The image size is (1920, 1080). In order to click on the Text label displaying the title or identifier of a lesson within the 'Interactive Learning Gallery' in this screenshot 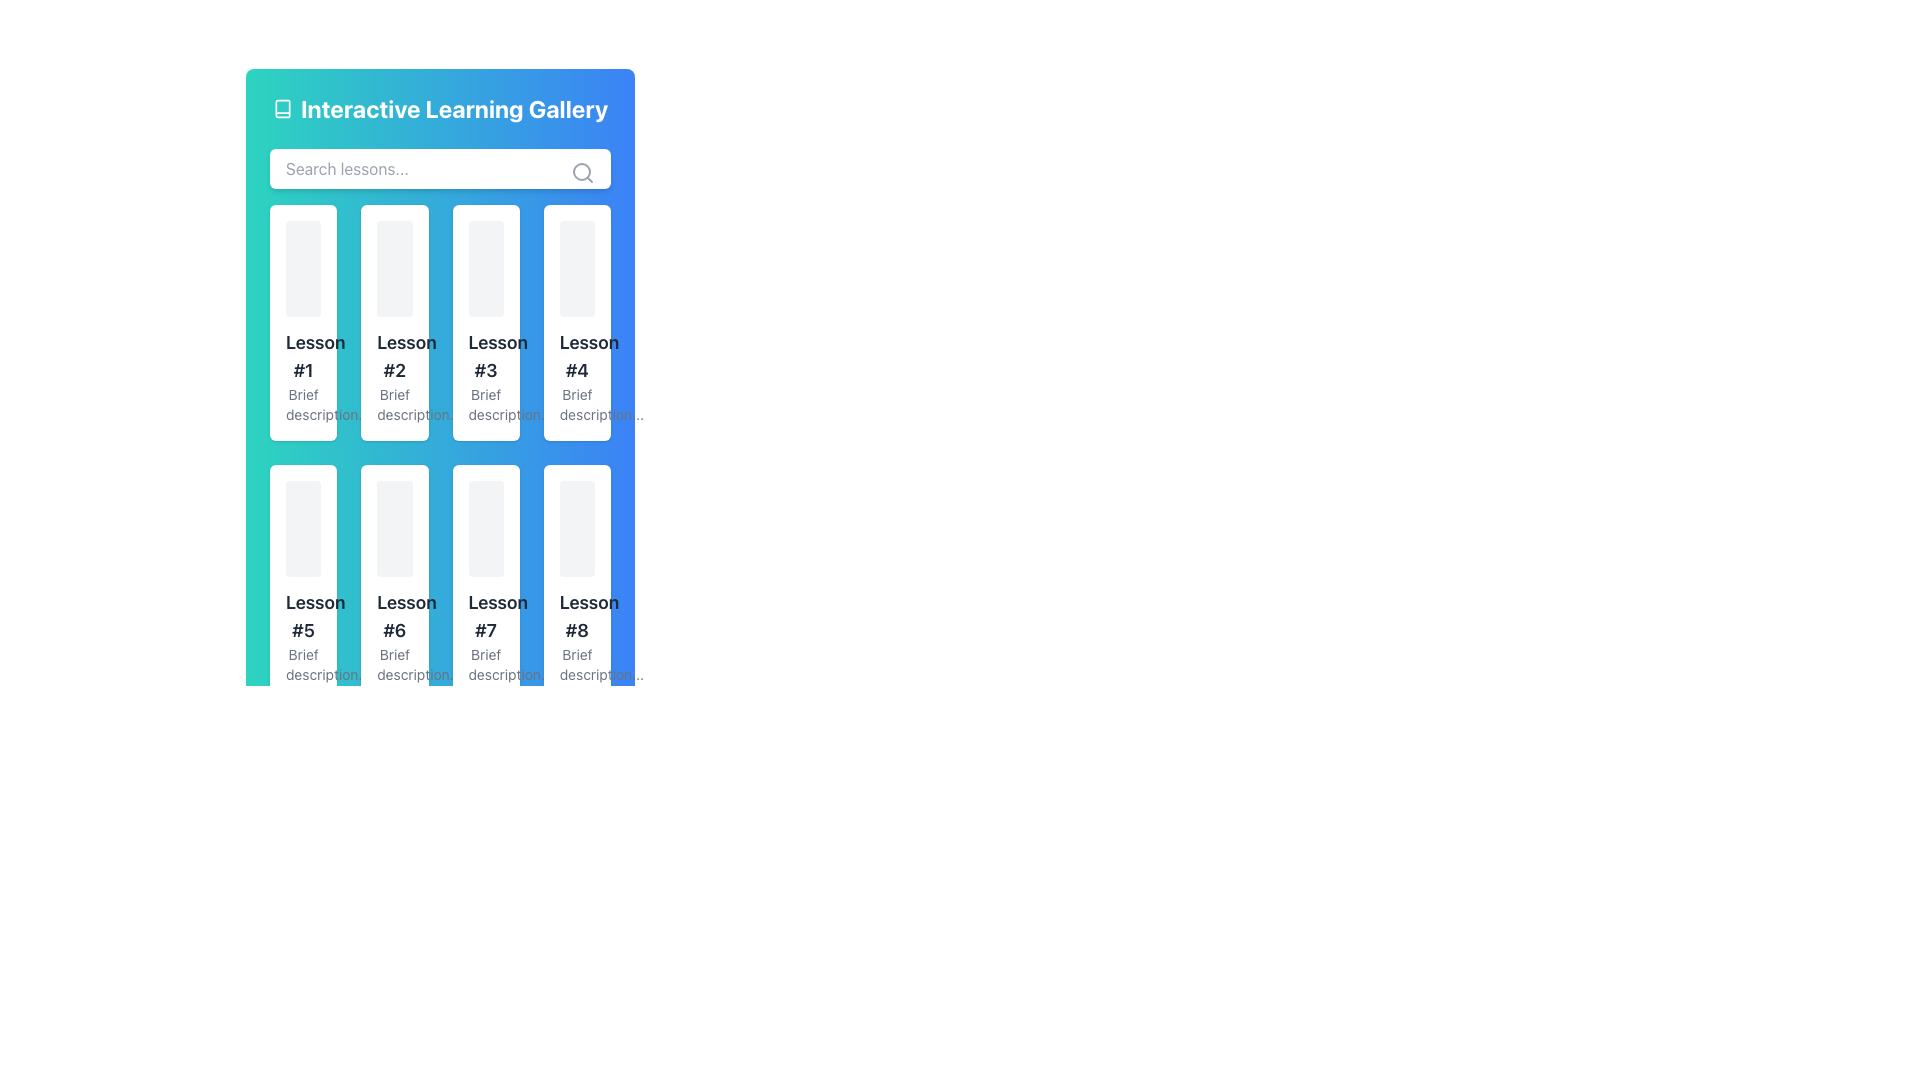, I will do `click(302, 356)`.